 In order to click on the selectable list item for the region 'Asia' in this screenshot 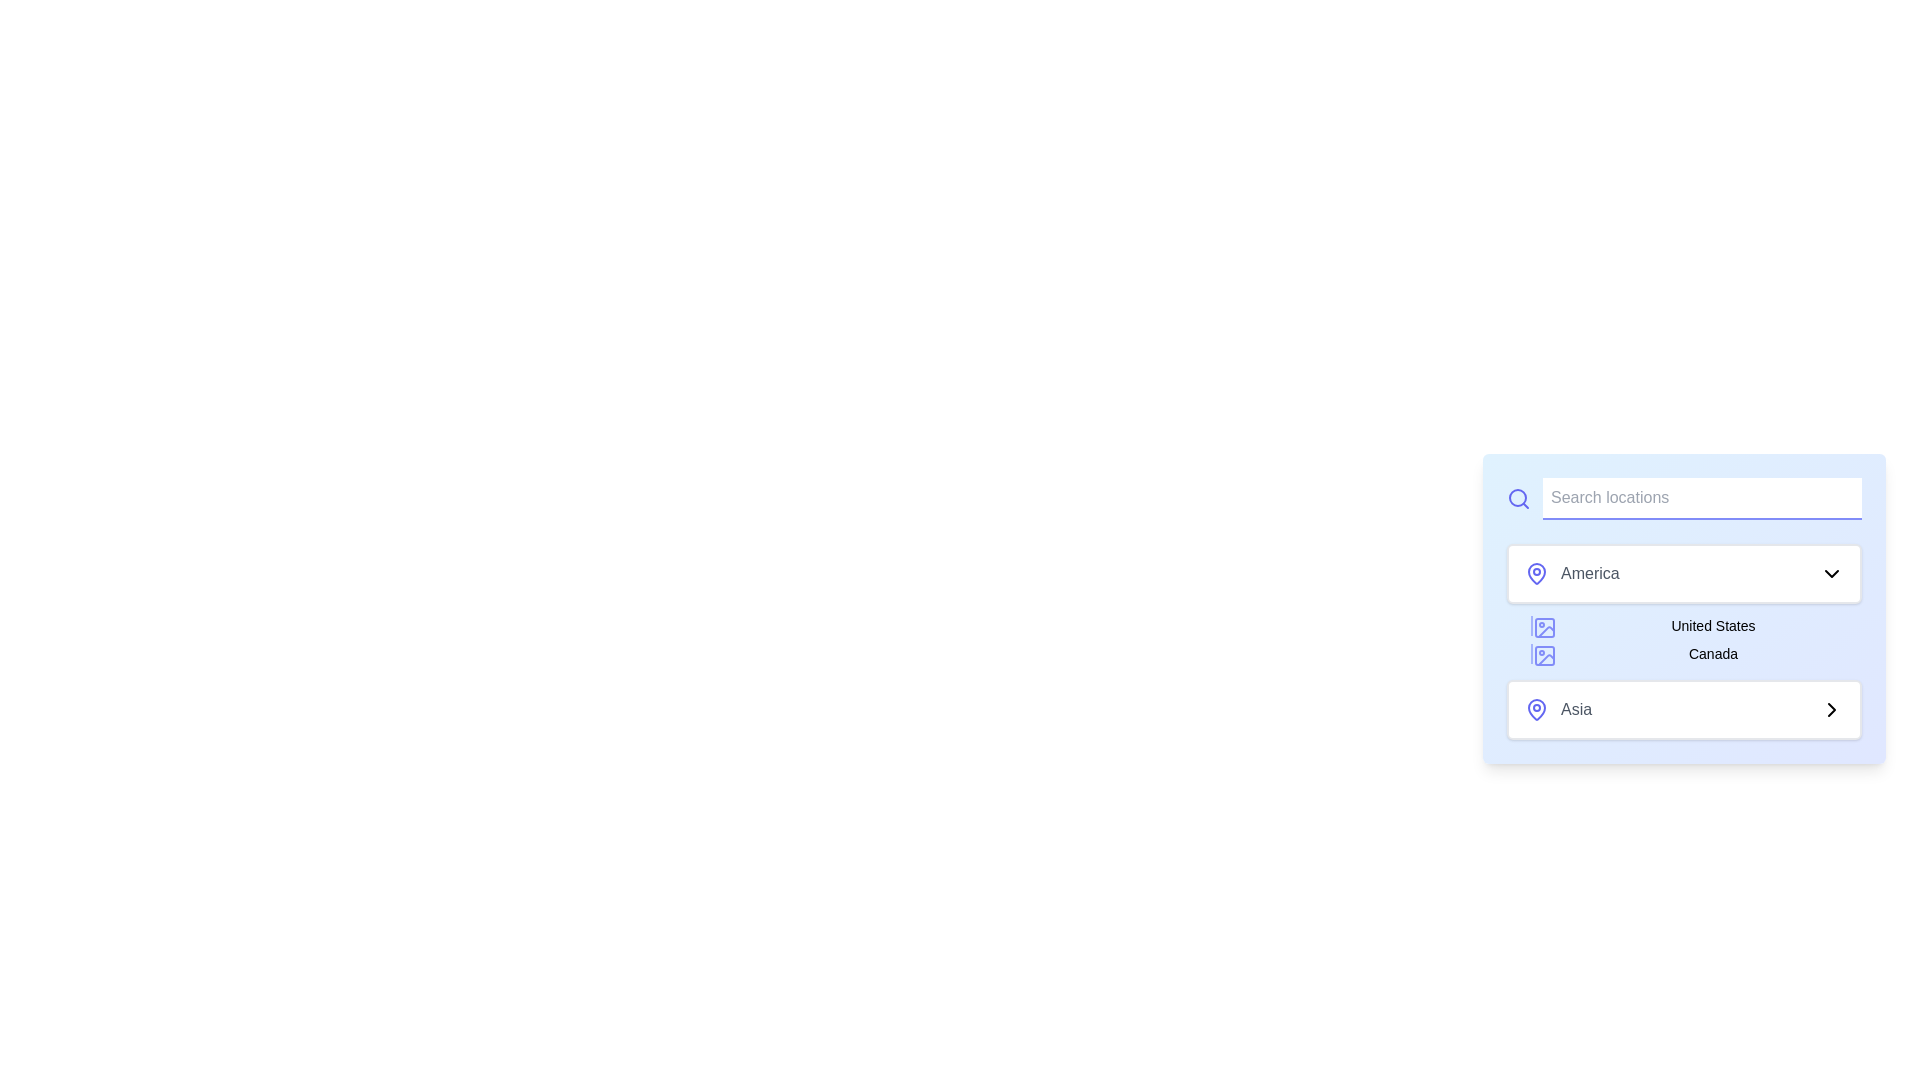, I will do `click(1557, 708)`.